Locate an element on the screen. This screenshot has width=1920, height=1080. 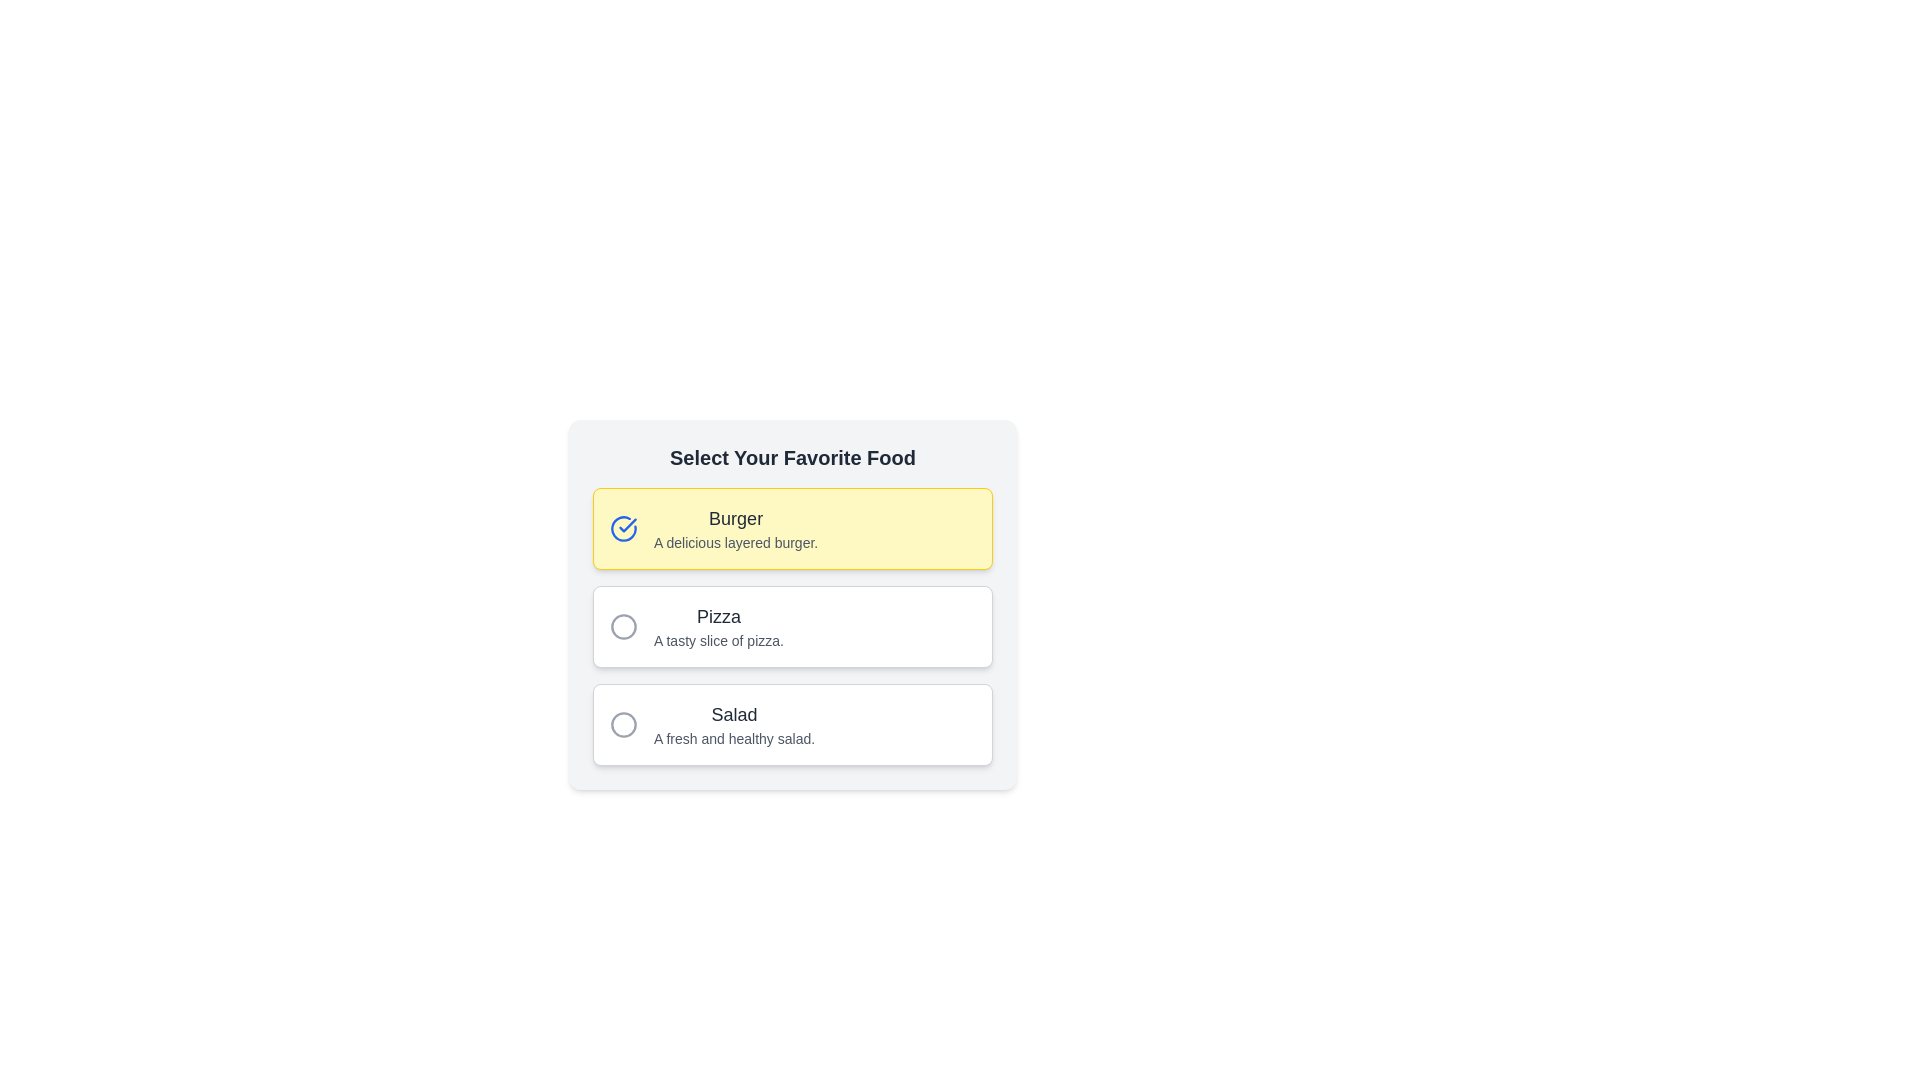
the text label that provides additional information about the 'Pizza' option, located directly below the text 'Pizza' and between the 'Burger' and 'Salad' options is located at coordinates (719, 640).